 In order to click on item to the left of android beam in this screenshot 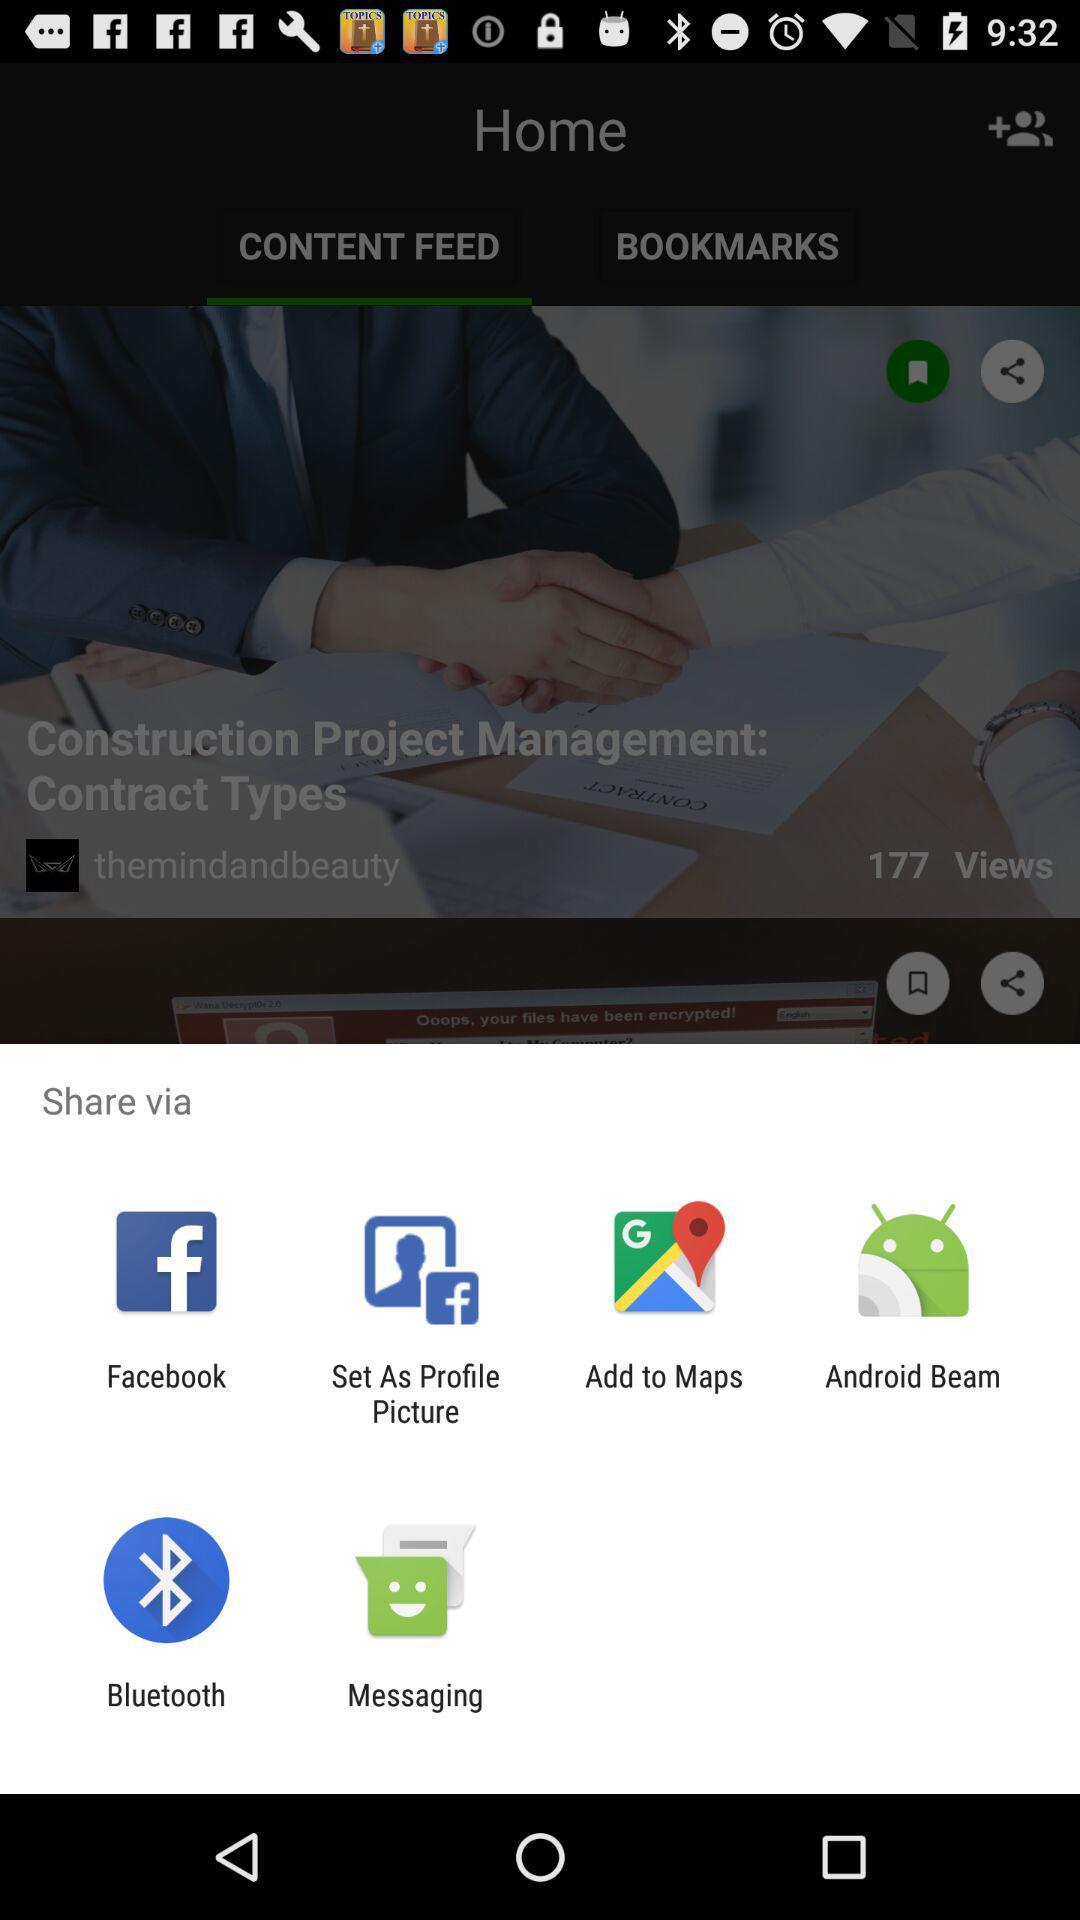, I will do `click(664, 1392)`.